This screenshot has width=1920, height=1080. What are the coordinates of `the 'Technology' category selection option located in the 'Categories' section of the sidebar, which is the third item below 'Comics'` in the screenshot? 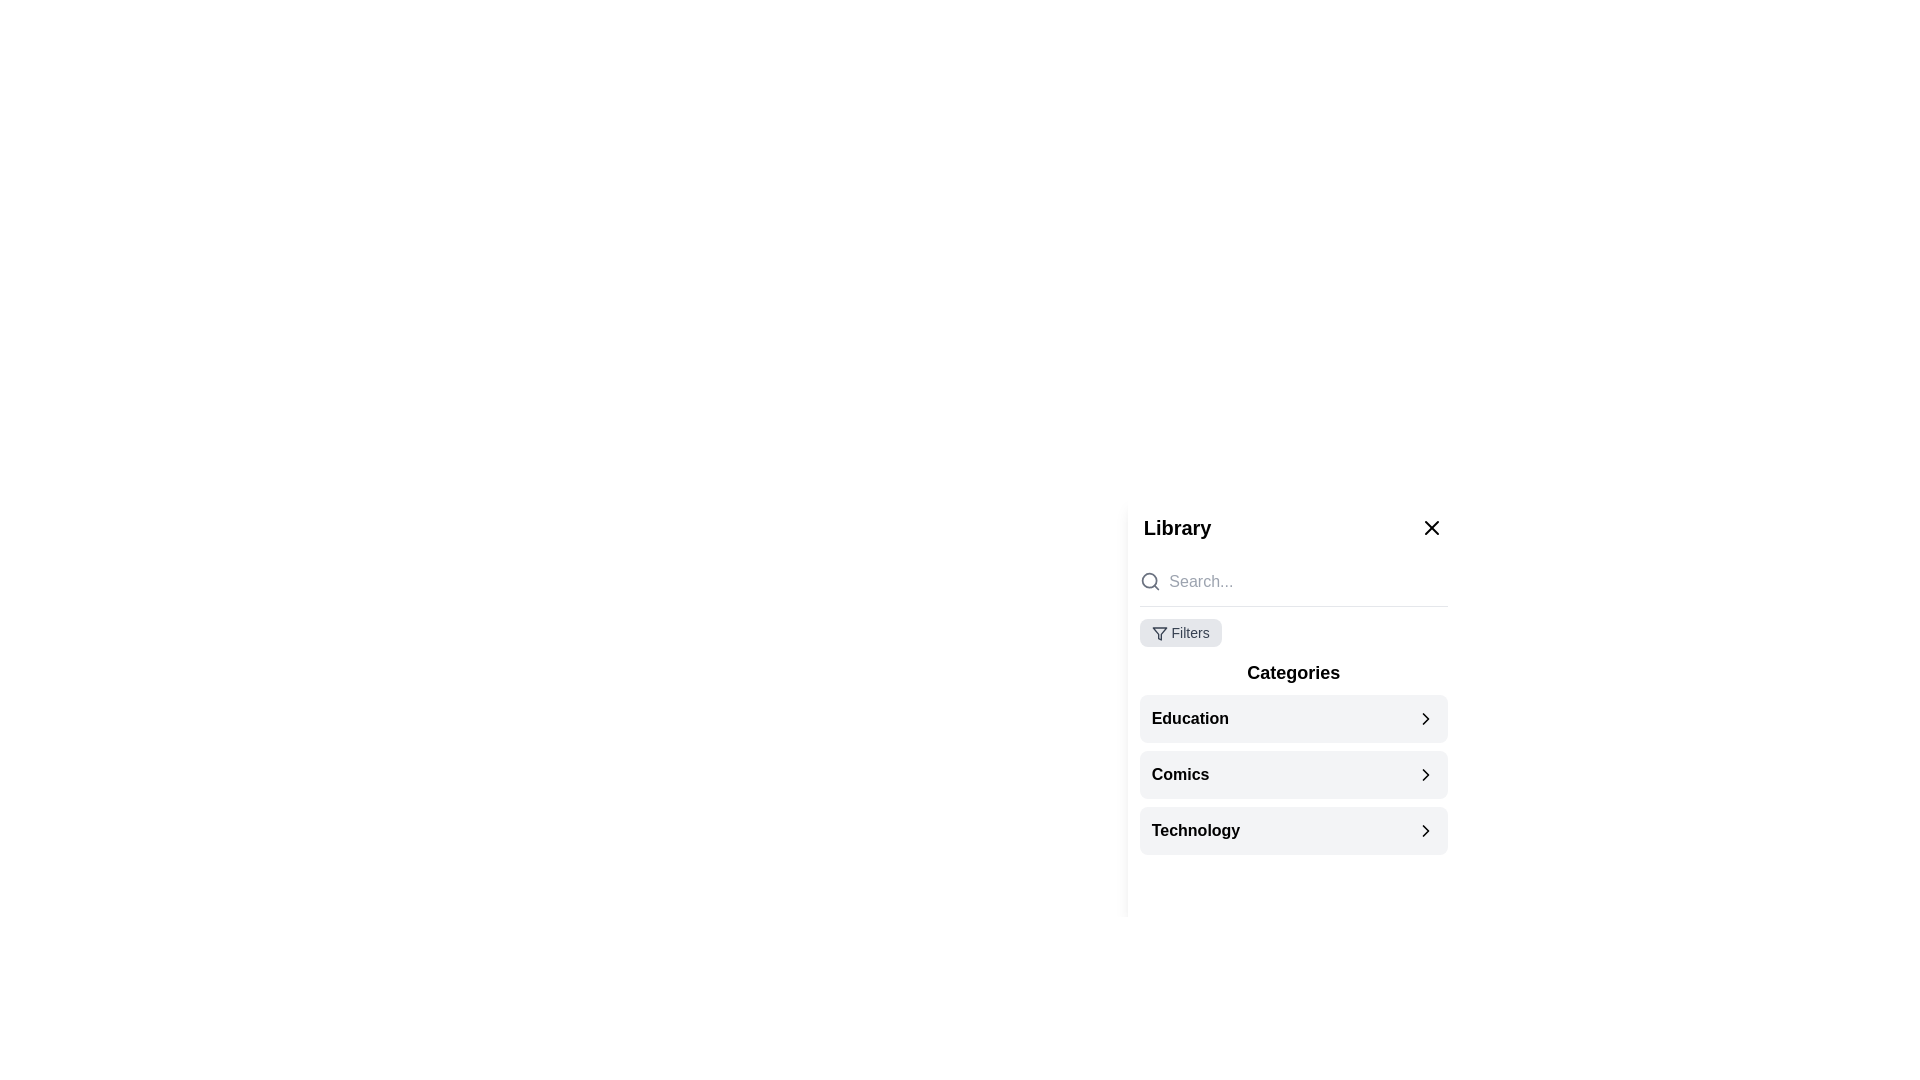 It's located at (1293, 830).